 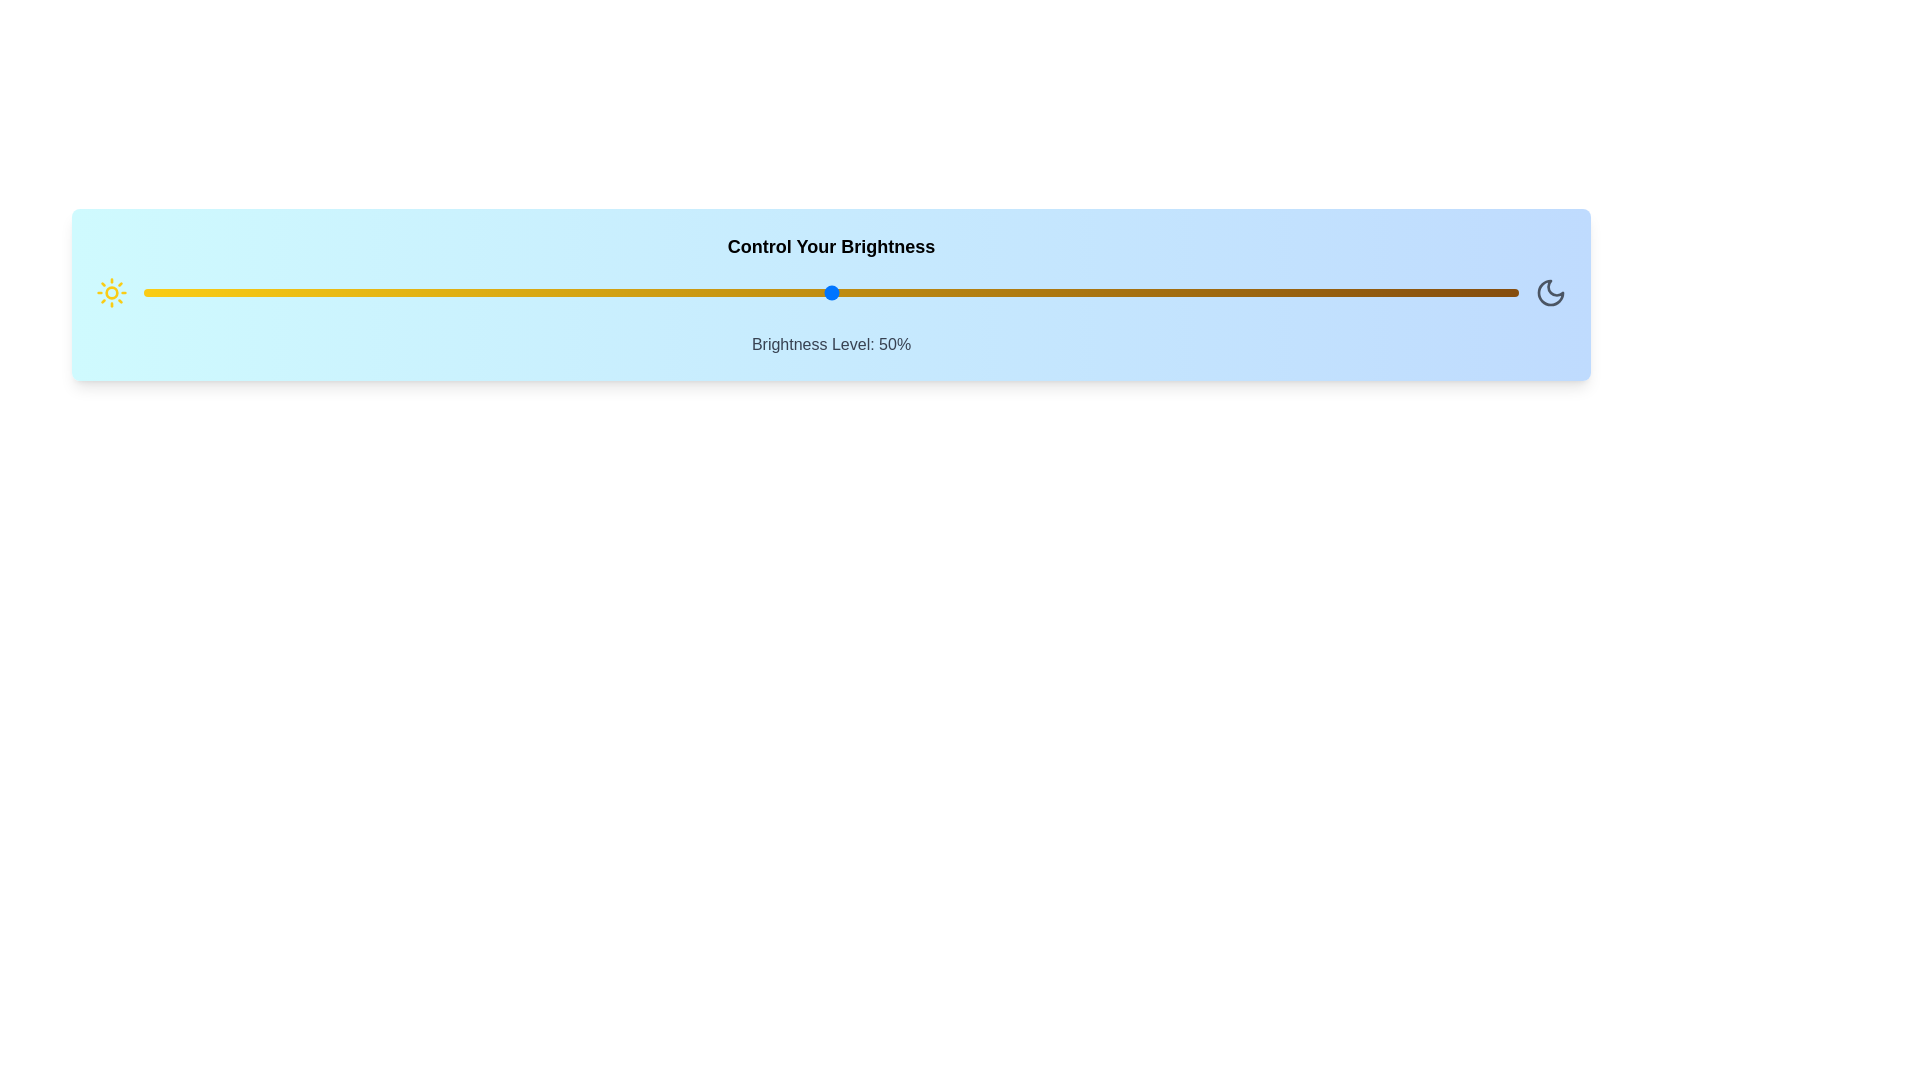 What do you see at coordinates (185, 293) in the screenshot?
I see `the brightness to 3% using the slider` at bounding box center [185, 293].